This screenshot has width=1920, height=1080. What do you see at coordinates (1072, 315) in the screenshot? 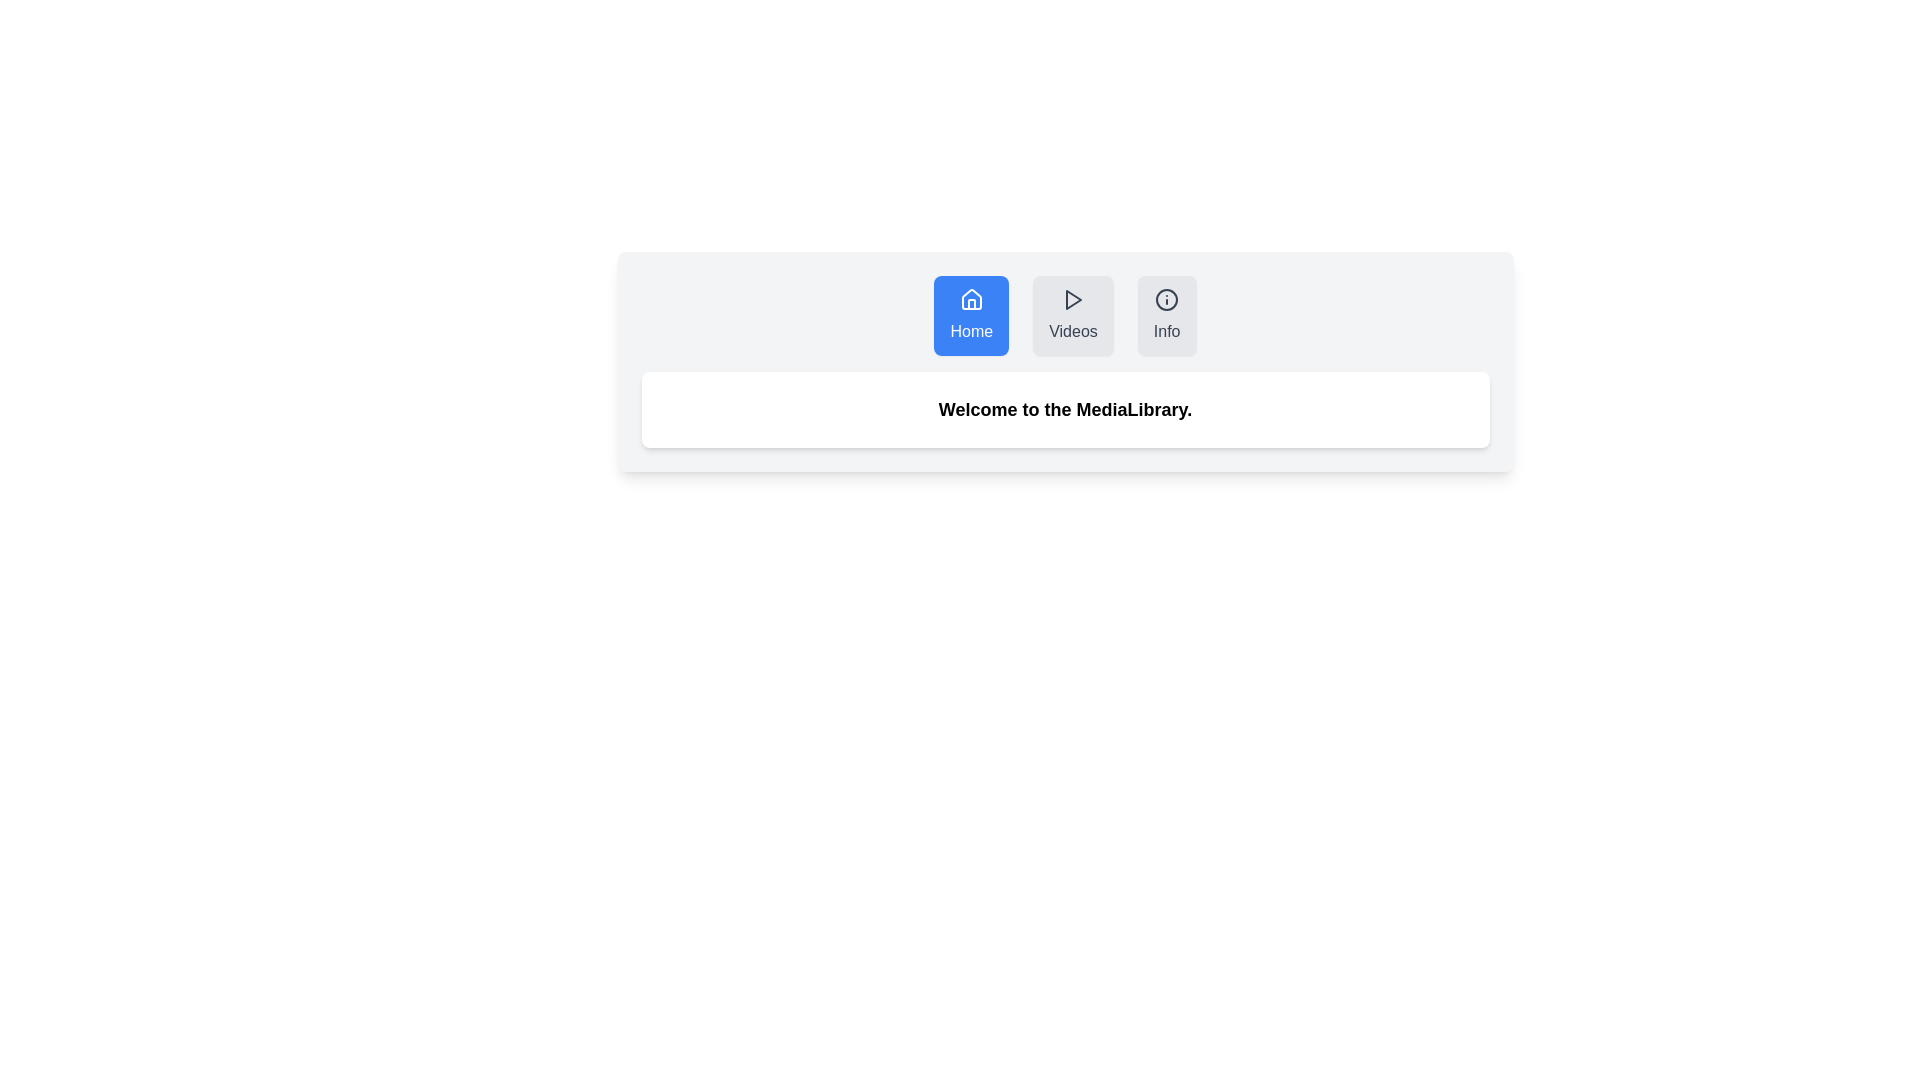
I see `the Videos tab` at bounding box center [1072, 315].